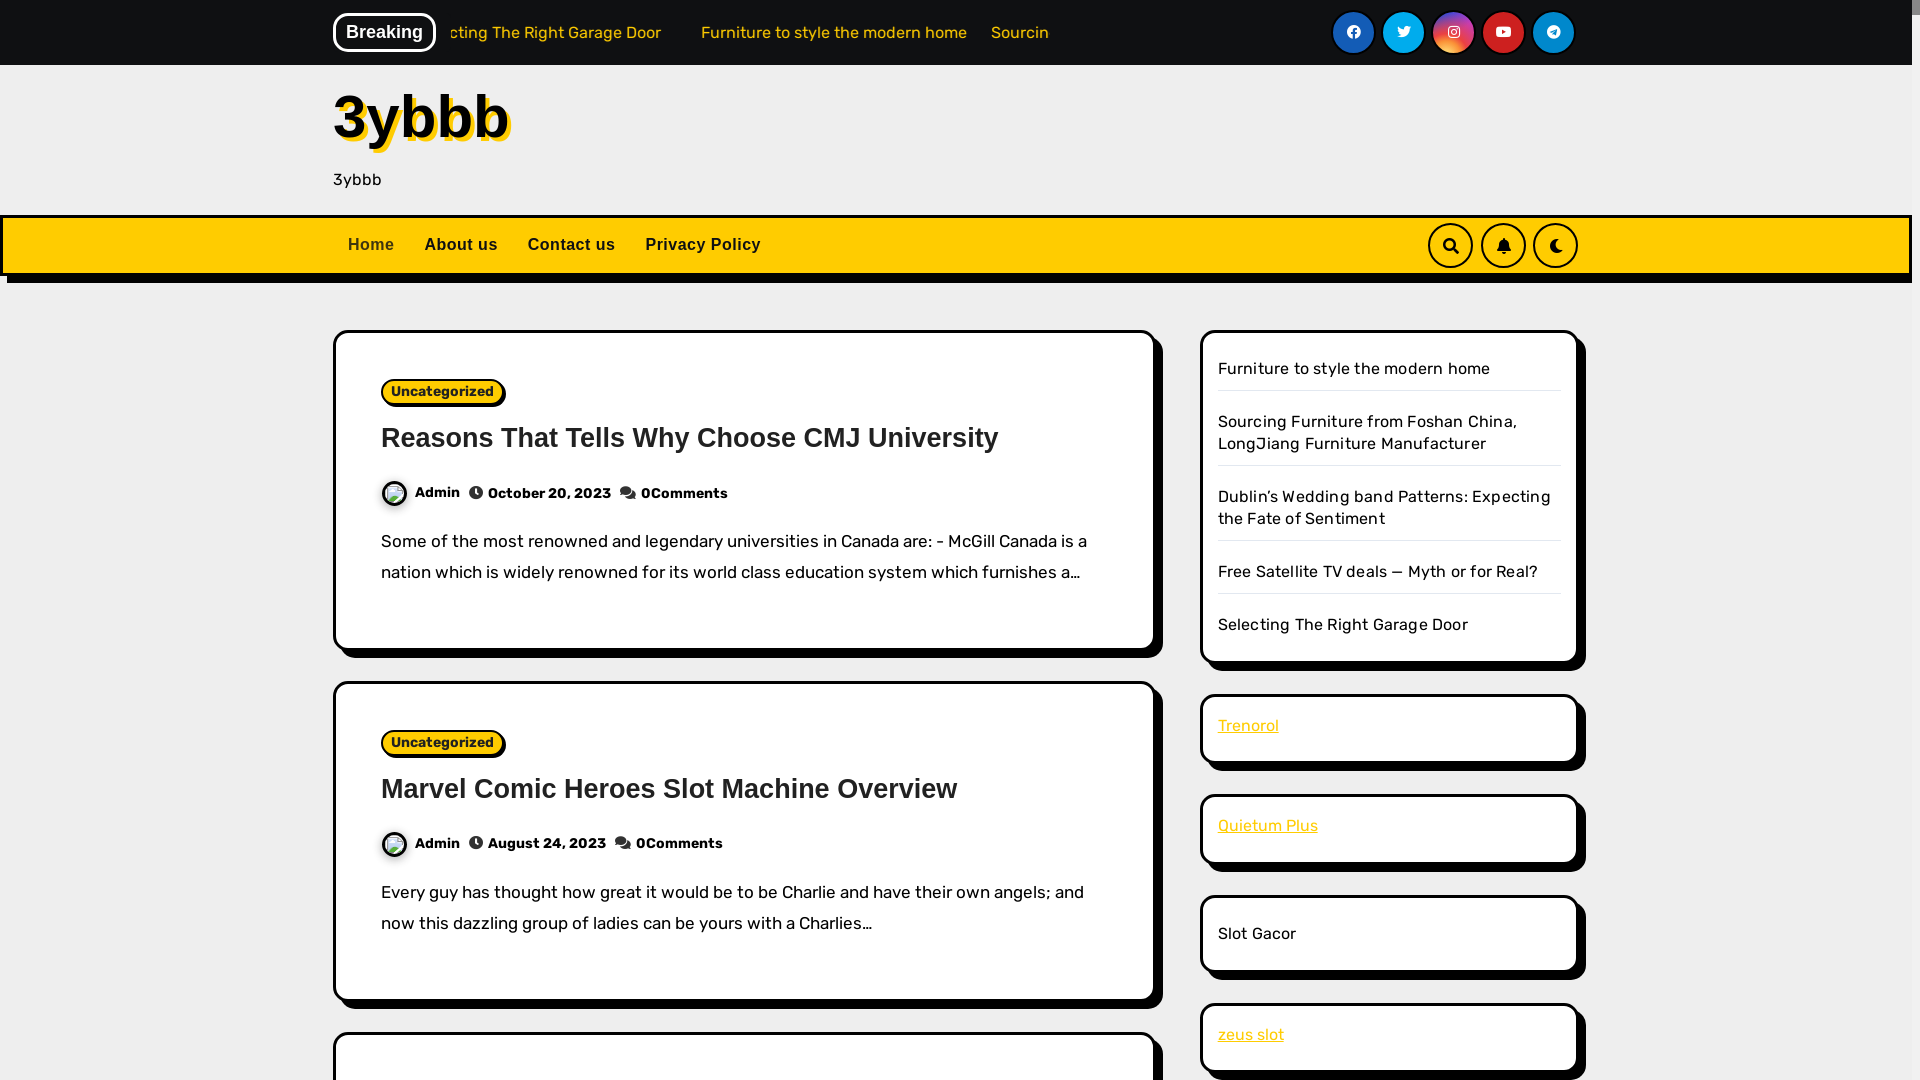  Describe the element at coordinates (332, 116) in the screenshot. I see `'3ybbb'` at that location.